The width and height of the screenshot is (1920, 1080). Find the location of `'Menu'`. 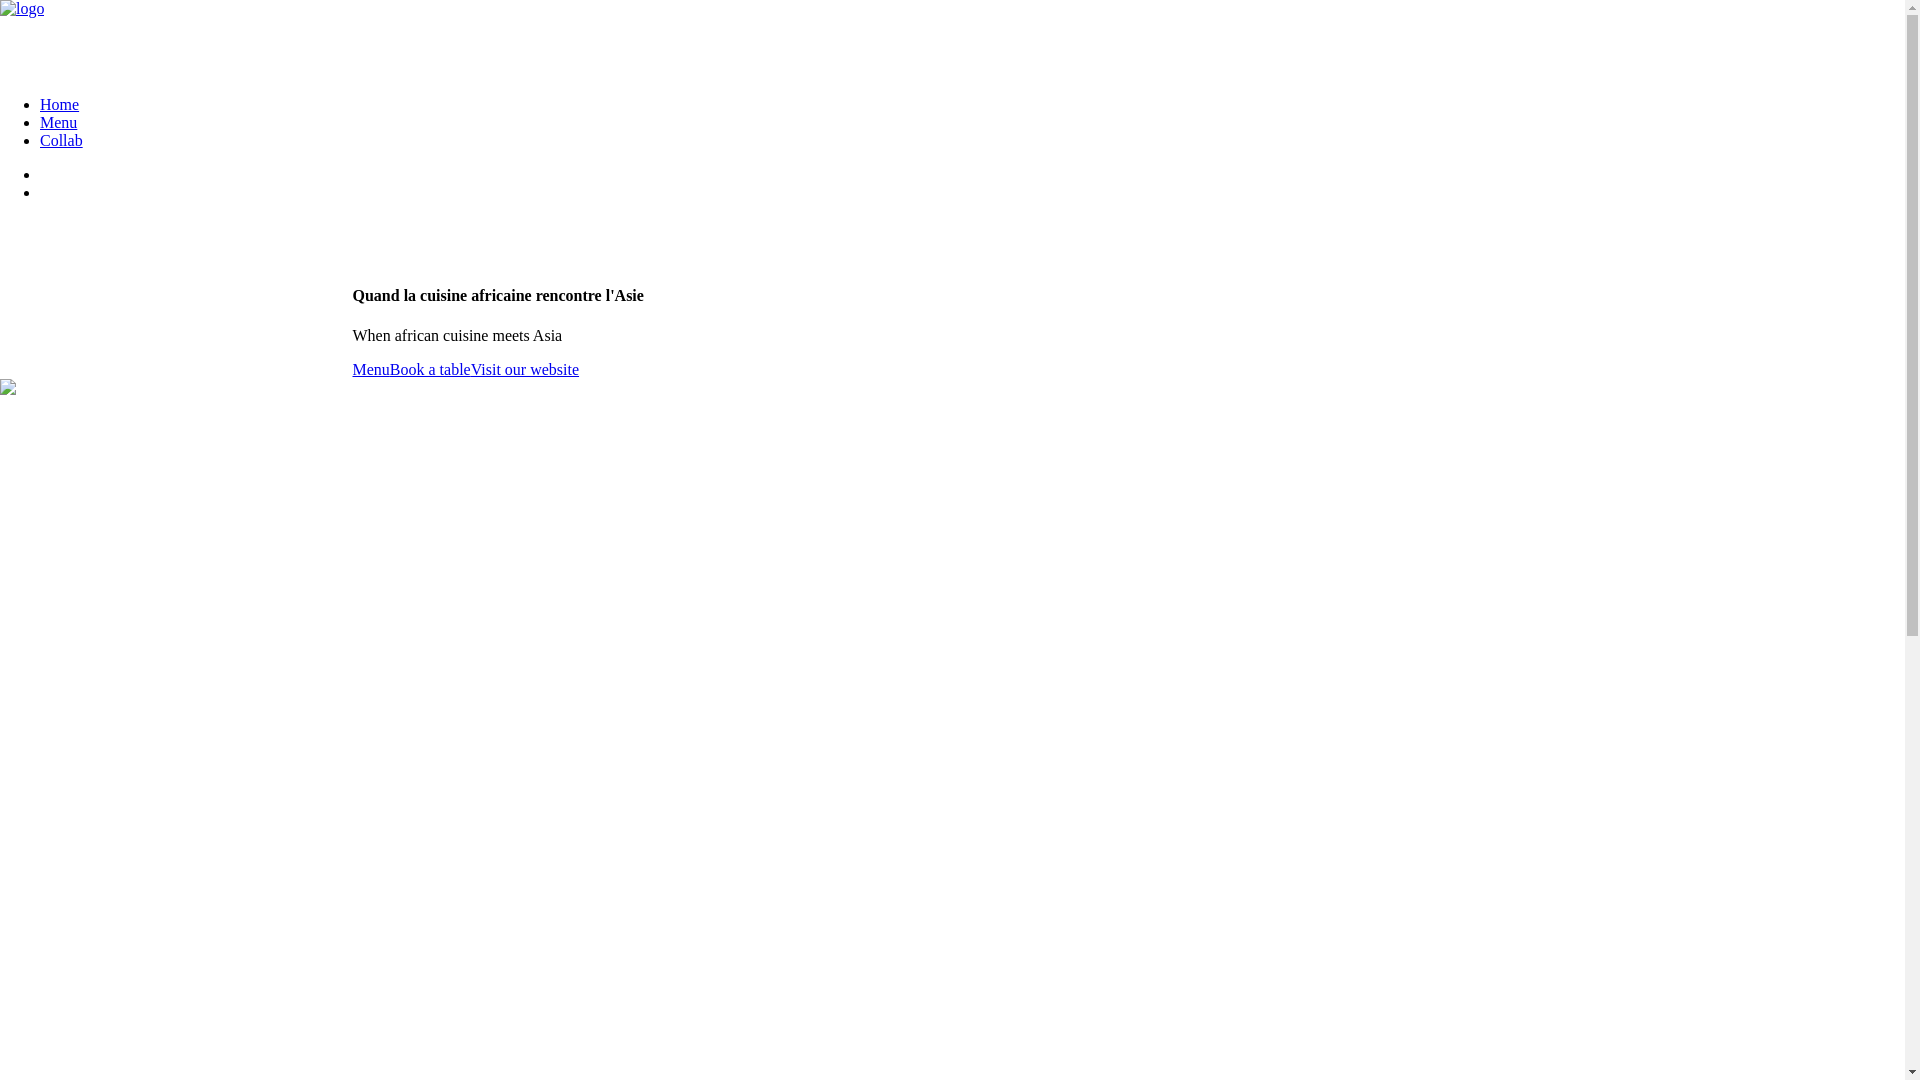

'Menu' is located at coordinates (58, 122).